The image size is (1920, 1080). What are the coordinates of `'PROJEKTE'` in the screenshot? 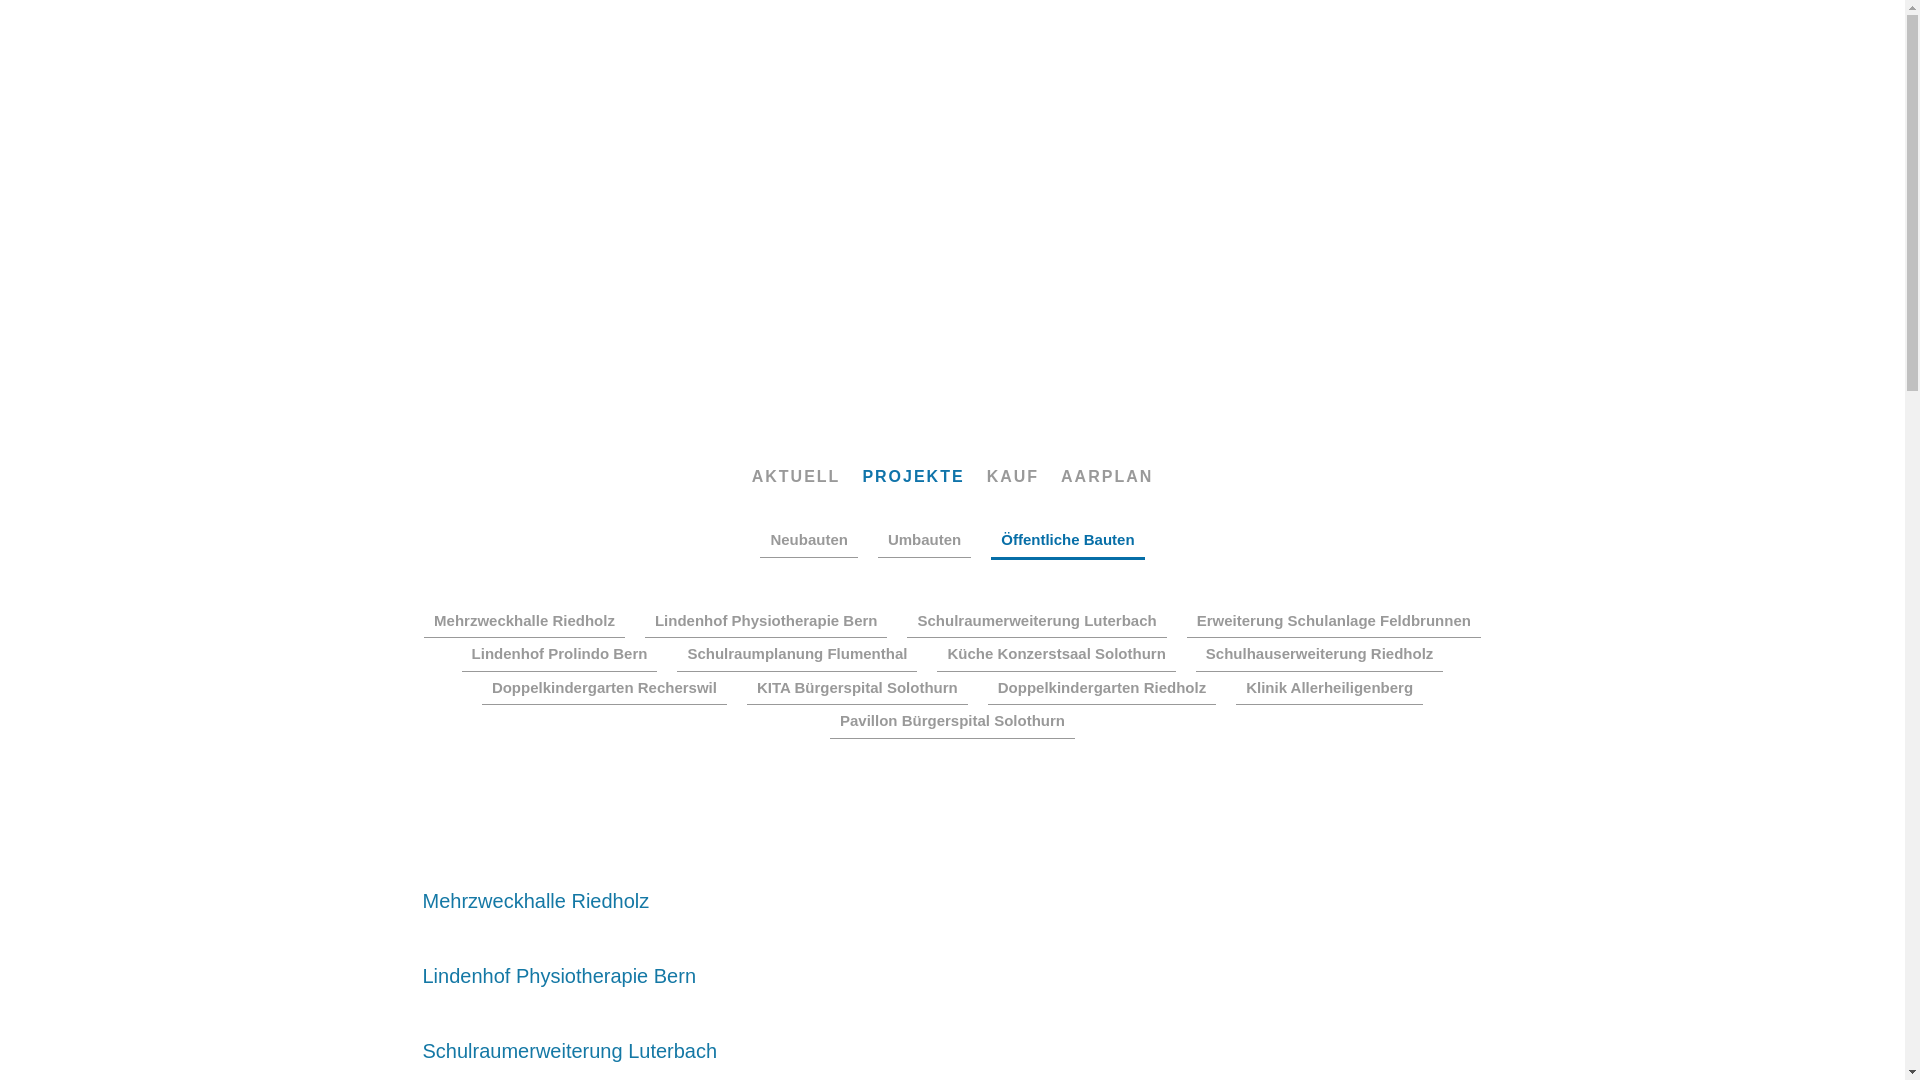 It's located at (911, 477).